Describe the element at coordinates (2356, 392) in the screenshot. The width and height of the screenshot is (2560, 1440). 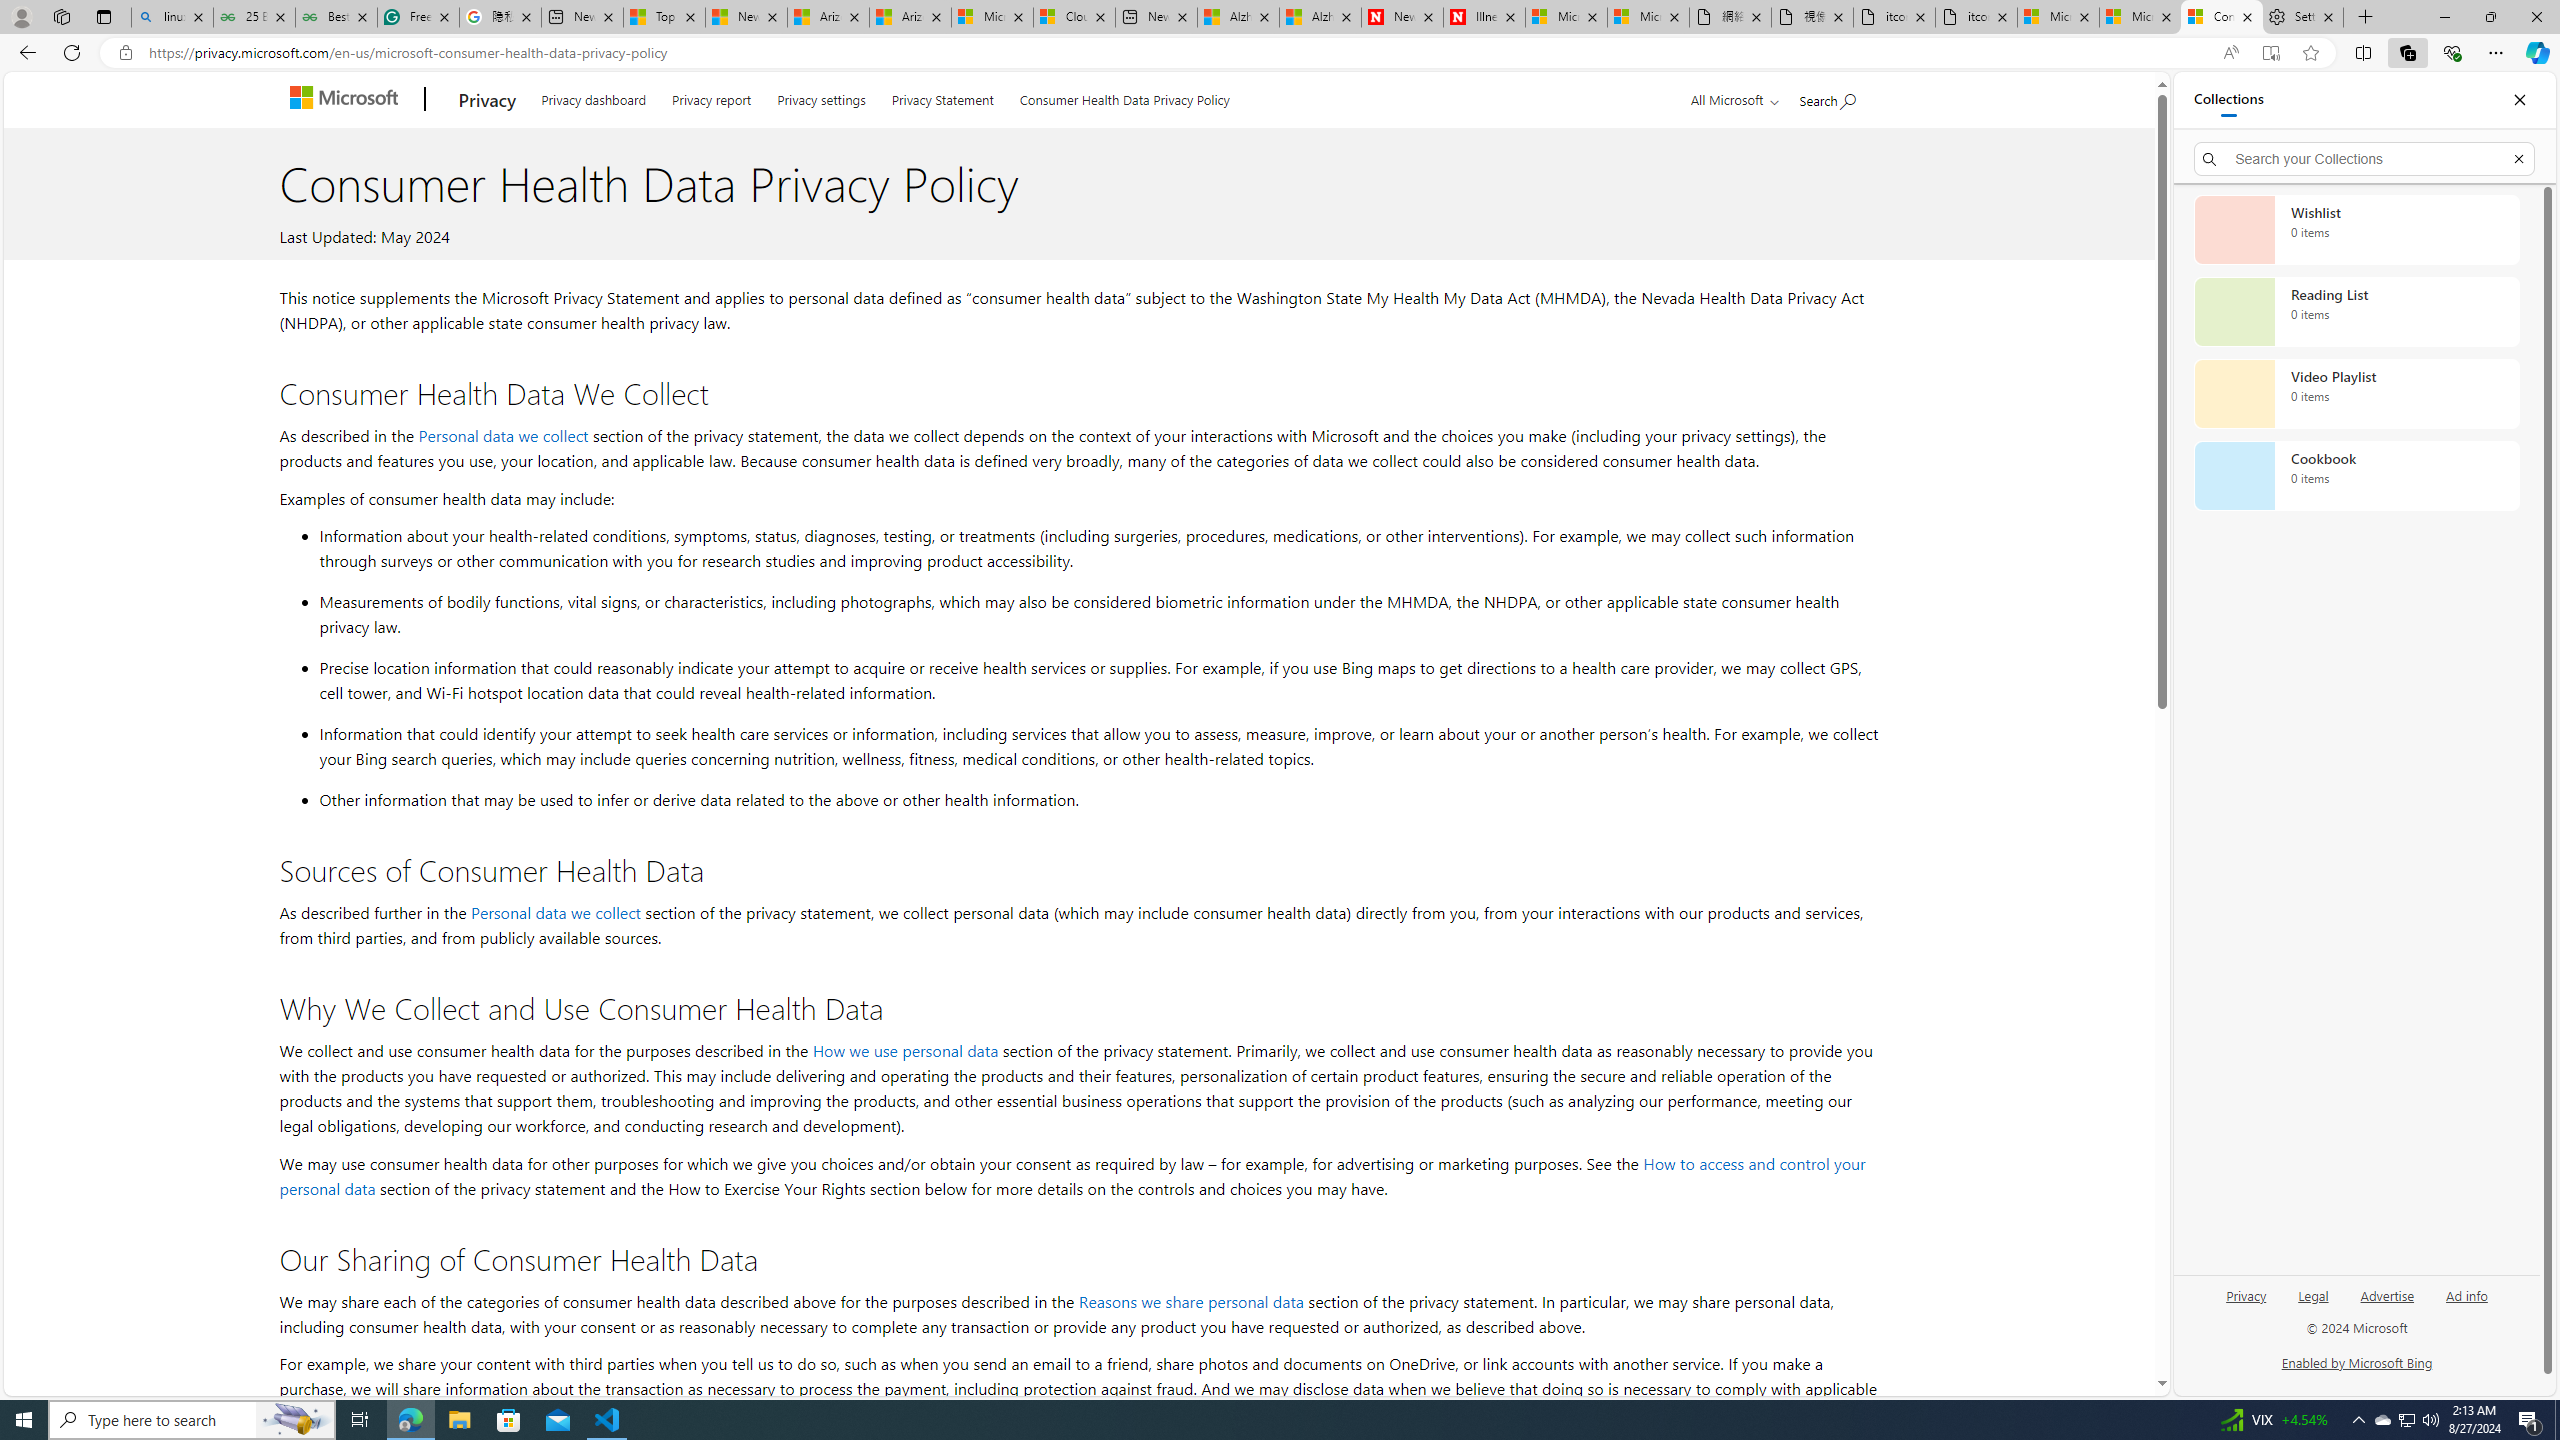
I see `'Video Playlist collection, 0 items'` at that location.